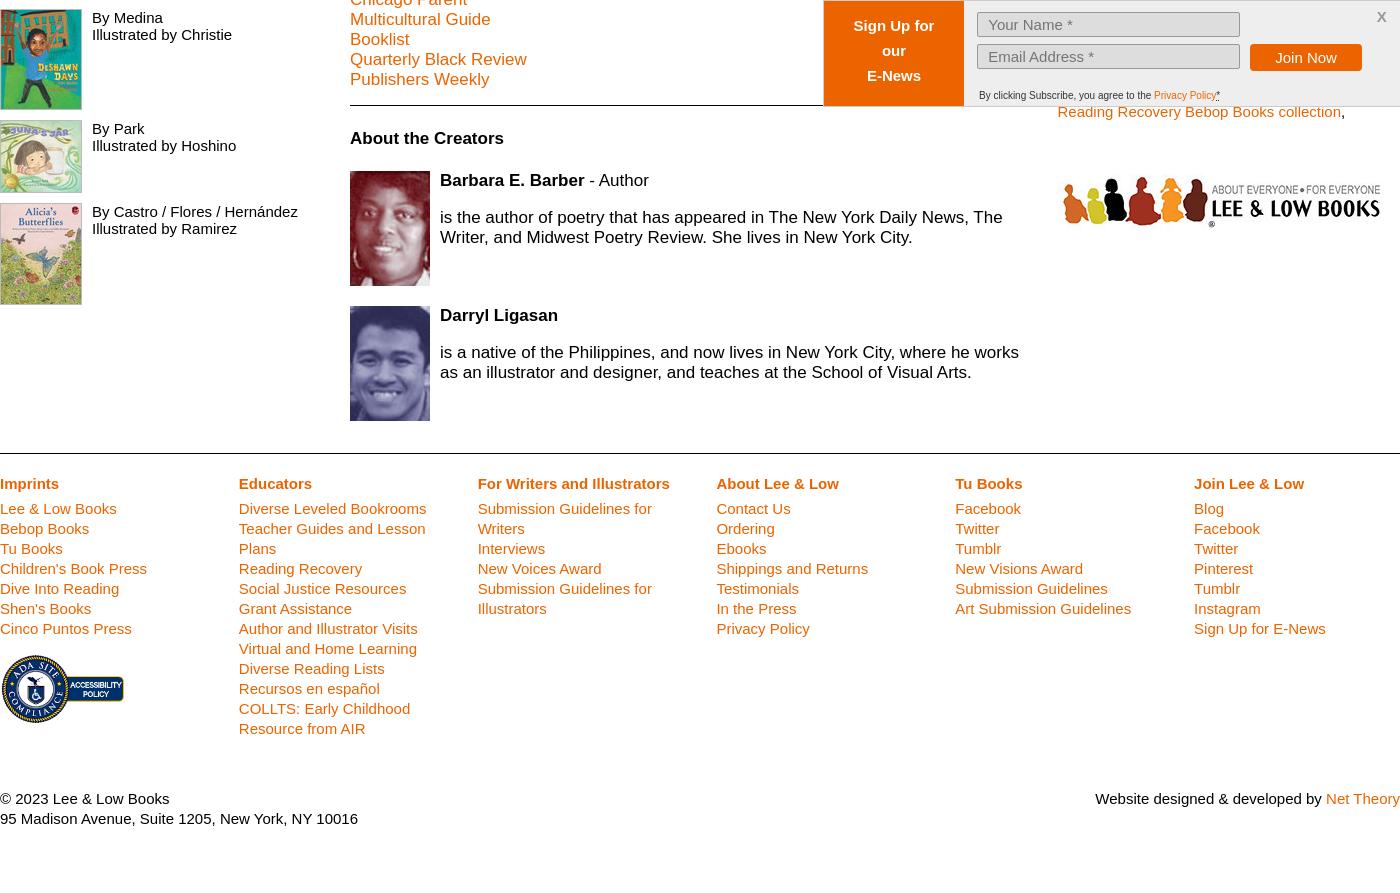 Image resolution: width=1400 pixels, height=893 pixels. I want to click on 'Social Justice Resources', so click(238, 587).